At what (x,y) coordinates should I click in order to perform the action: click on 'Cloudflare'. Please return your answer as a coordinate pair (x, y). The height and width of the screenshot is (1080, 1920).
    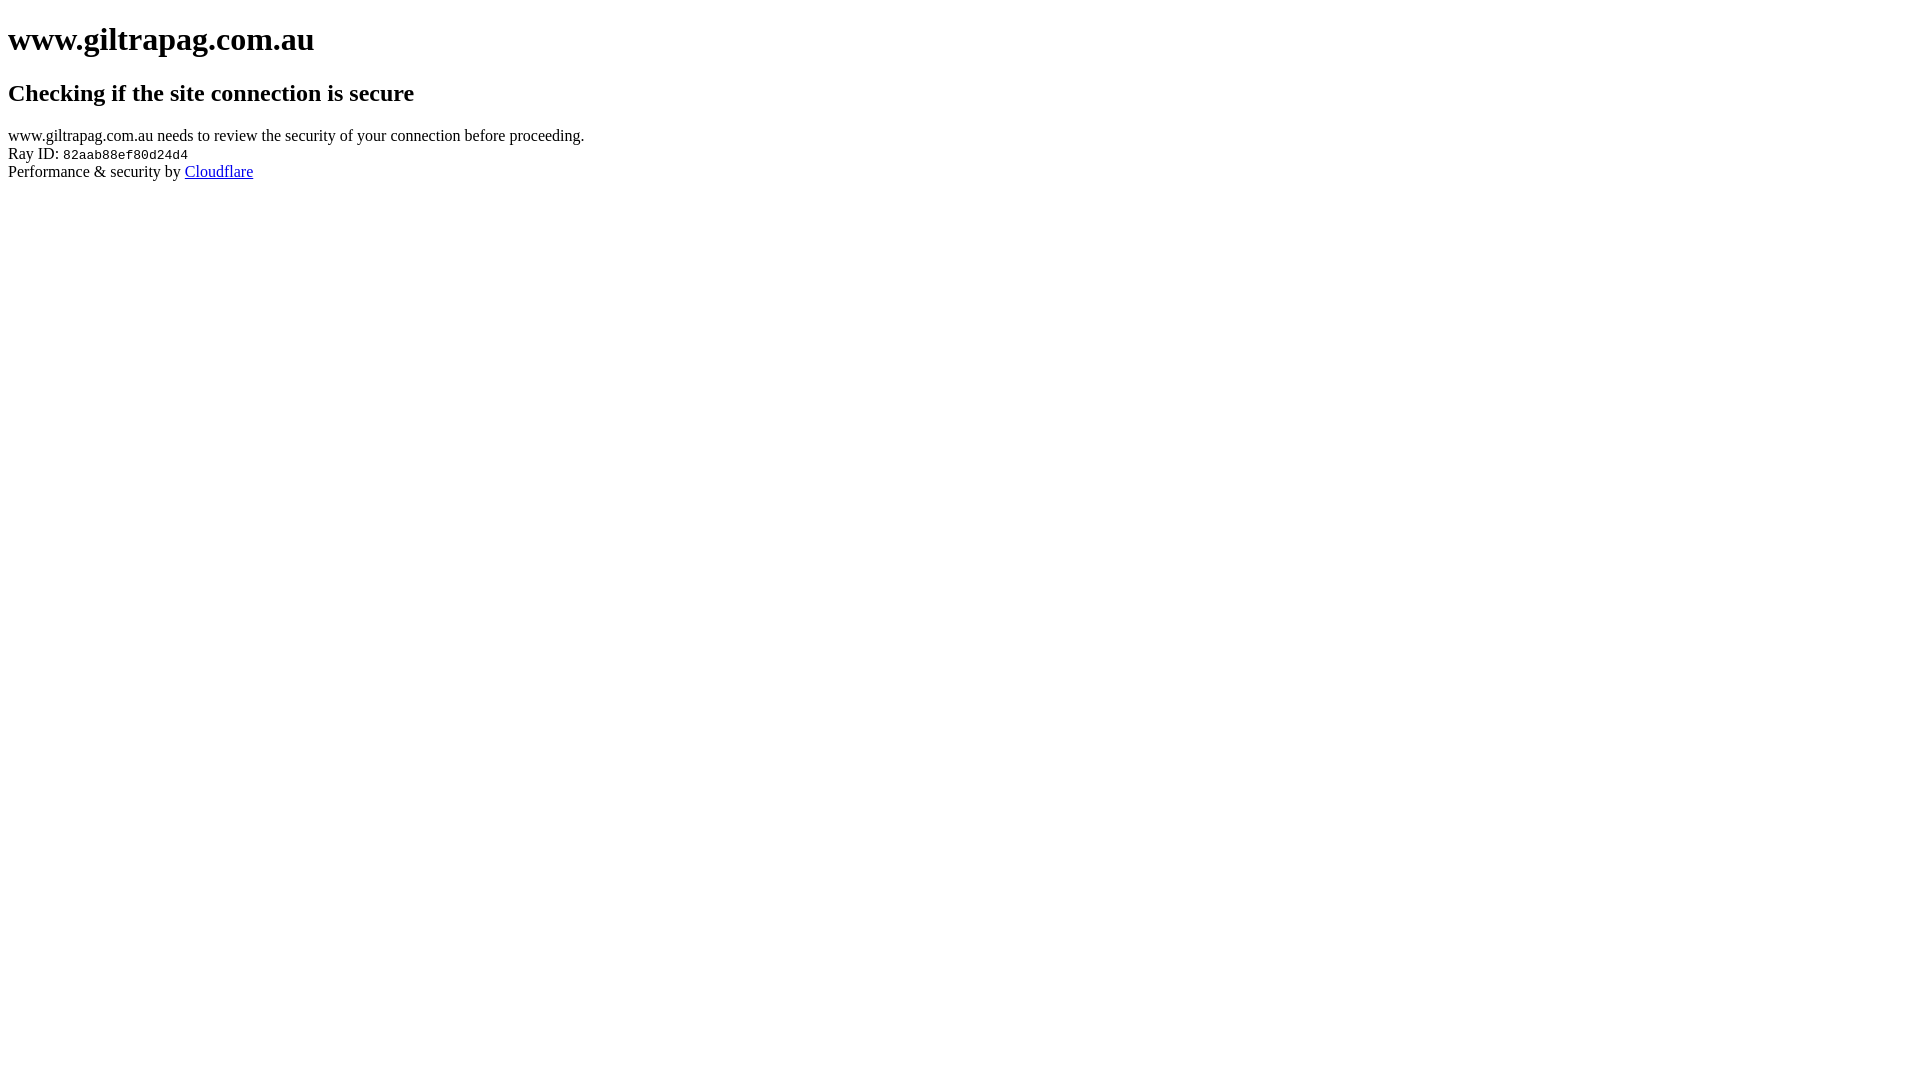
    Looking at the image, I should click on (219, 170).